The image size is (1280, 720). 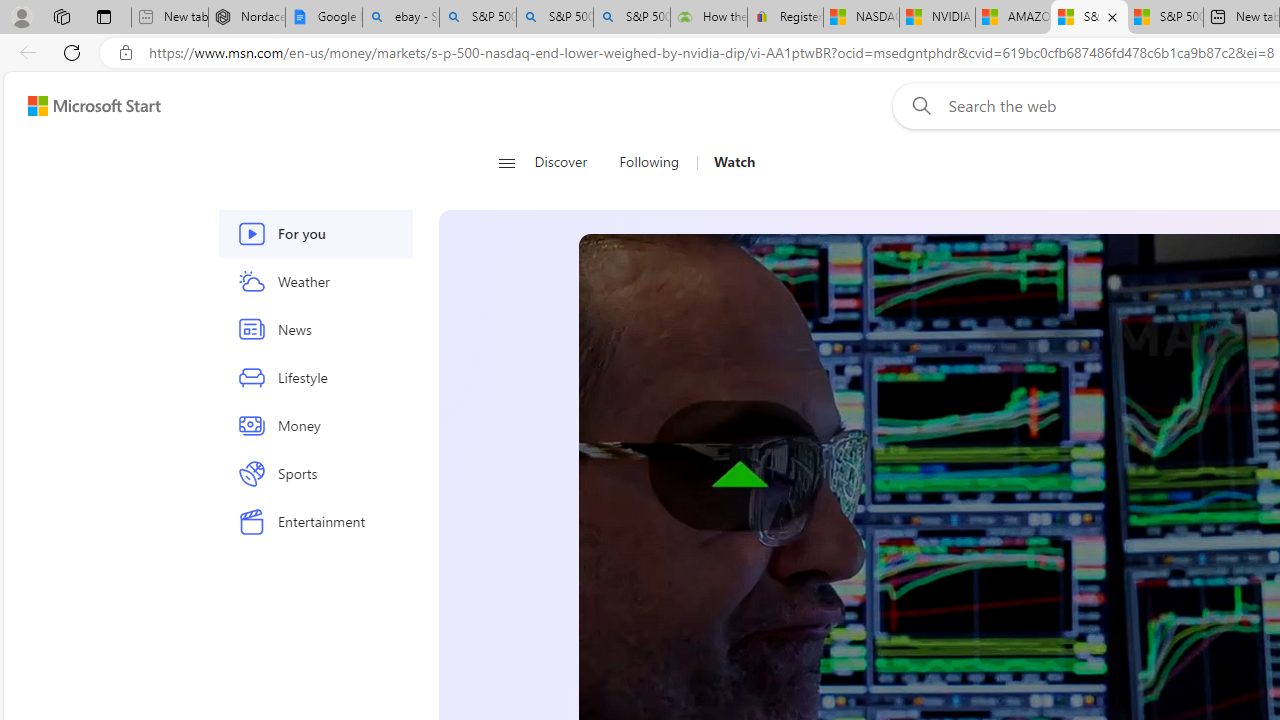 What do you see at coordinates (733, 162) in the screenshot?
I see `'Watch'` at bounding box center [733, 162].